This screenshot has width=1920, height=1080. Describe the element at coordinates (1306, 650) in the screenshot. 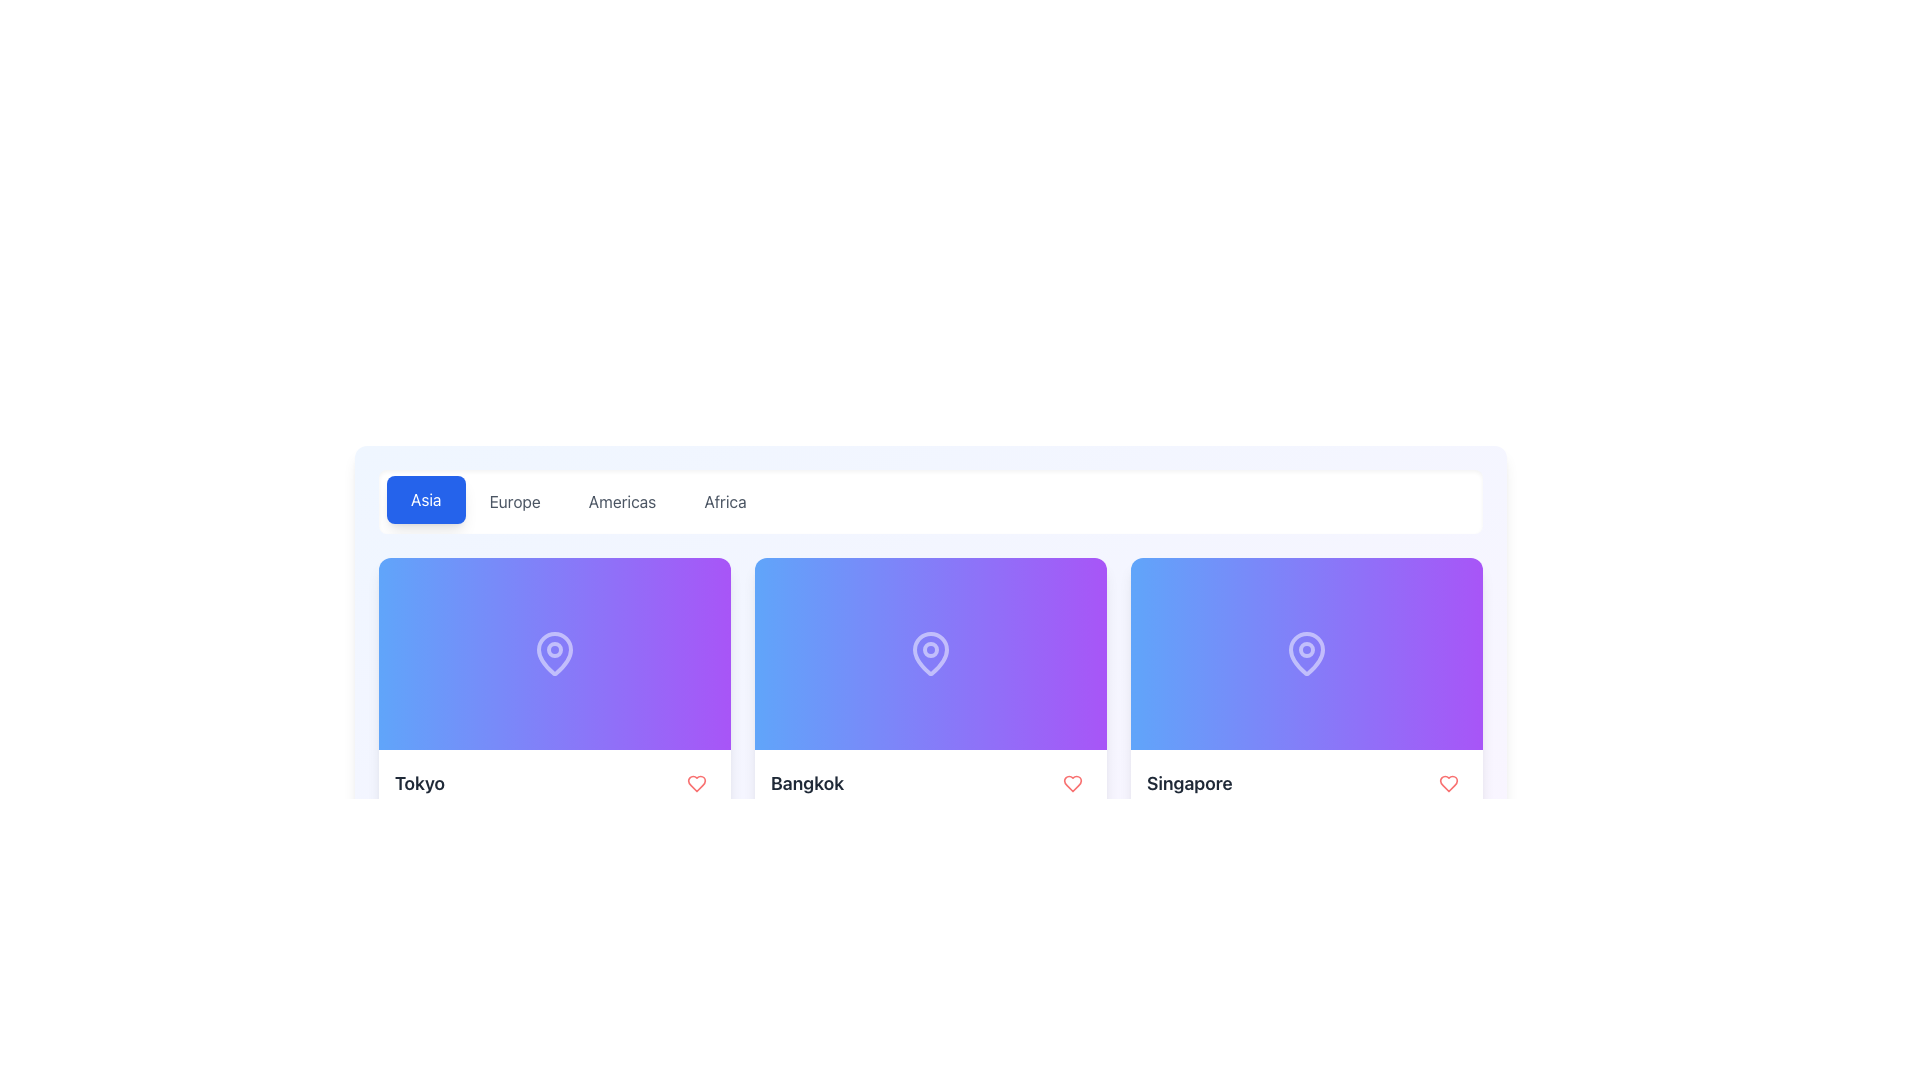

I see `the center circle of the map pin icon located within the third card in the horizontal list, which is to the right of the 'Tokyo' and 'Bangkok' cards` at that location.